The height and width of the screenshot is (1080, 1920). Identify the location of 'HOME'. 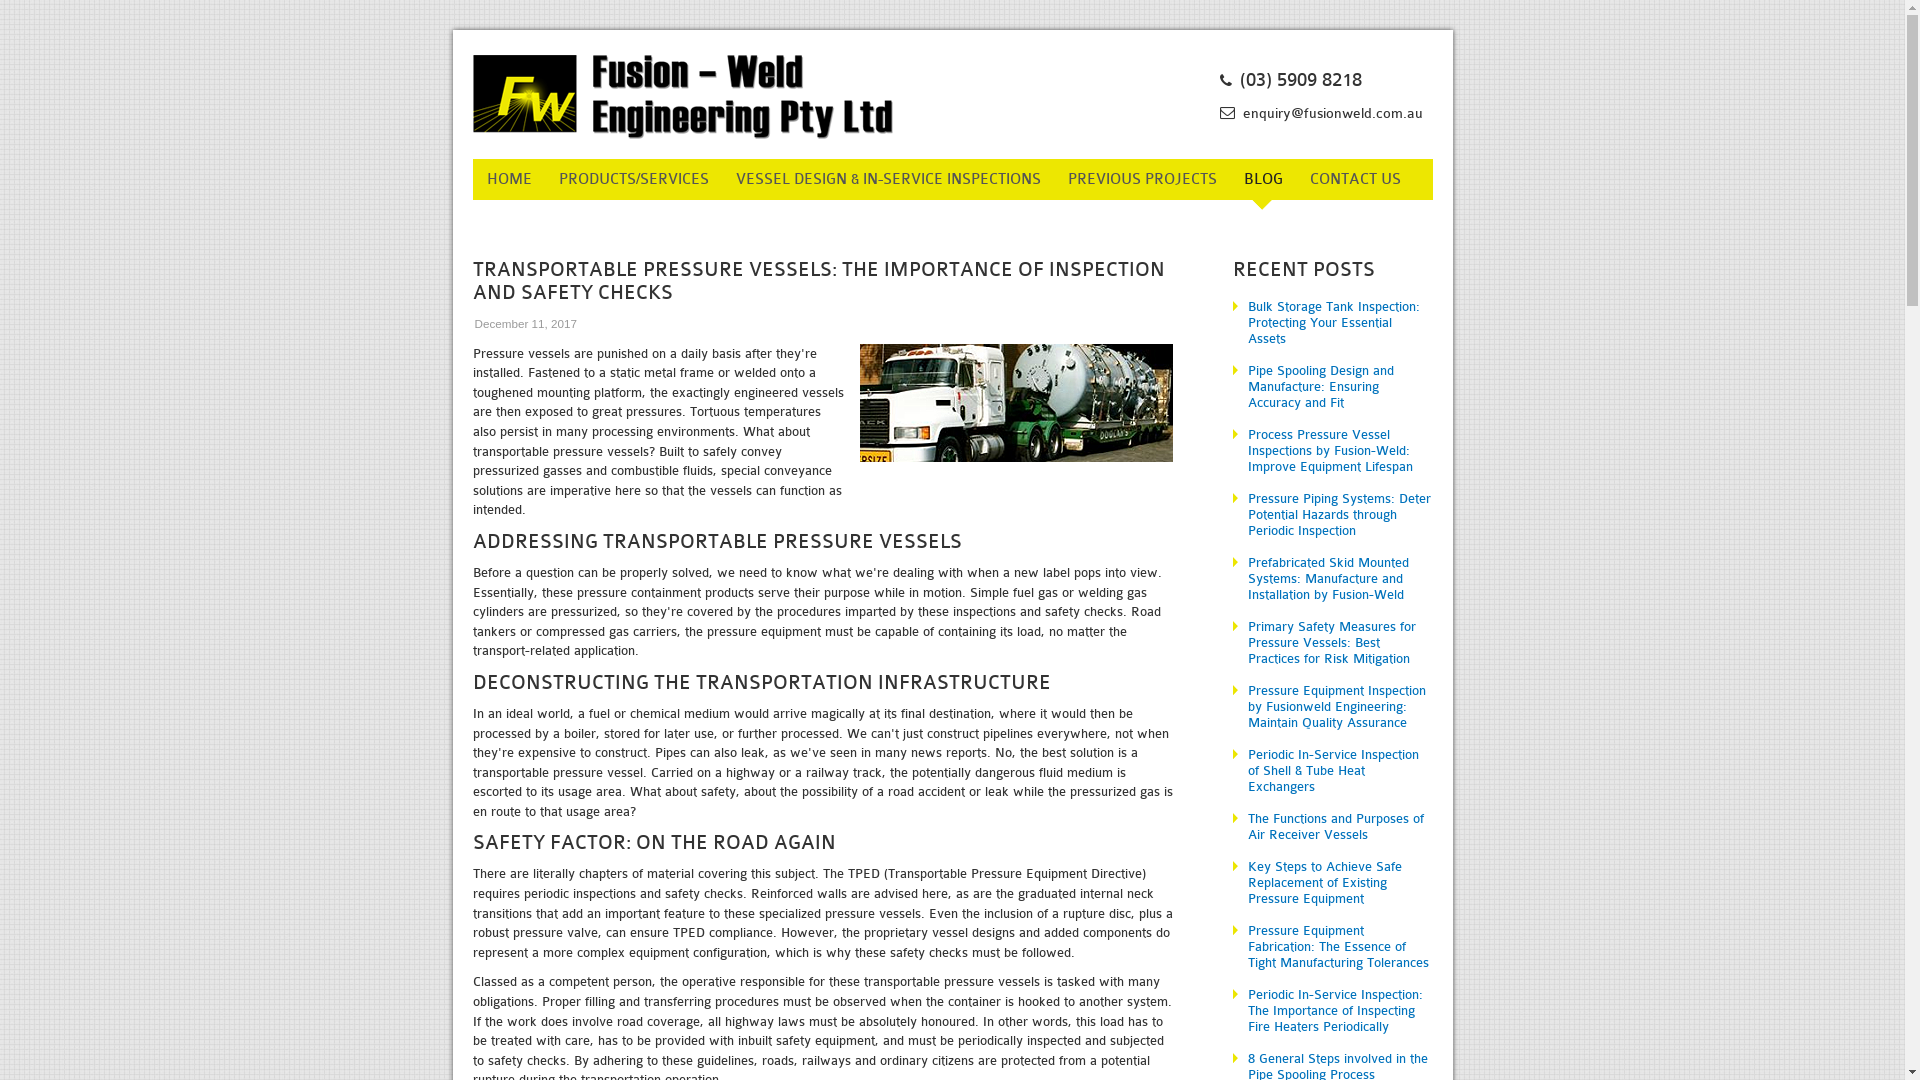
(508, 178).